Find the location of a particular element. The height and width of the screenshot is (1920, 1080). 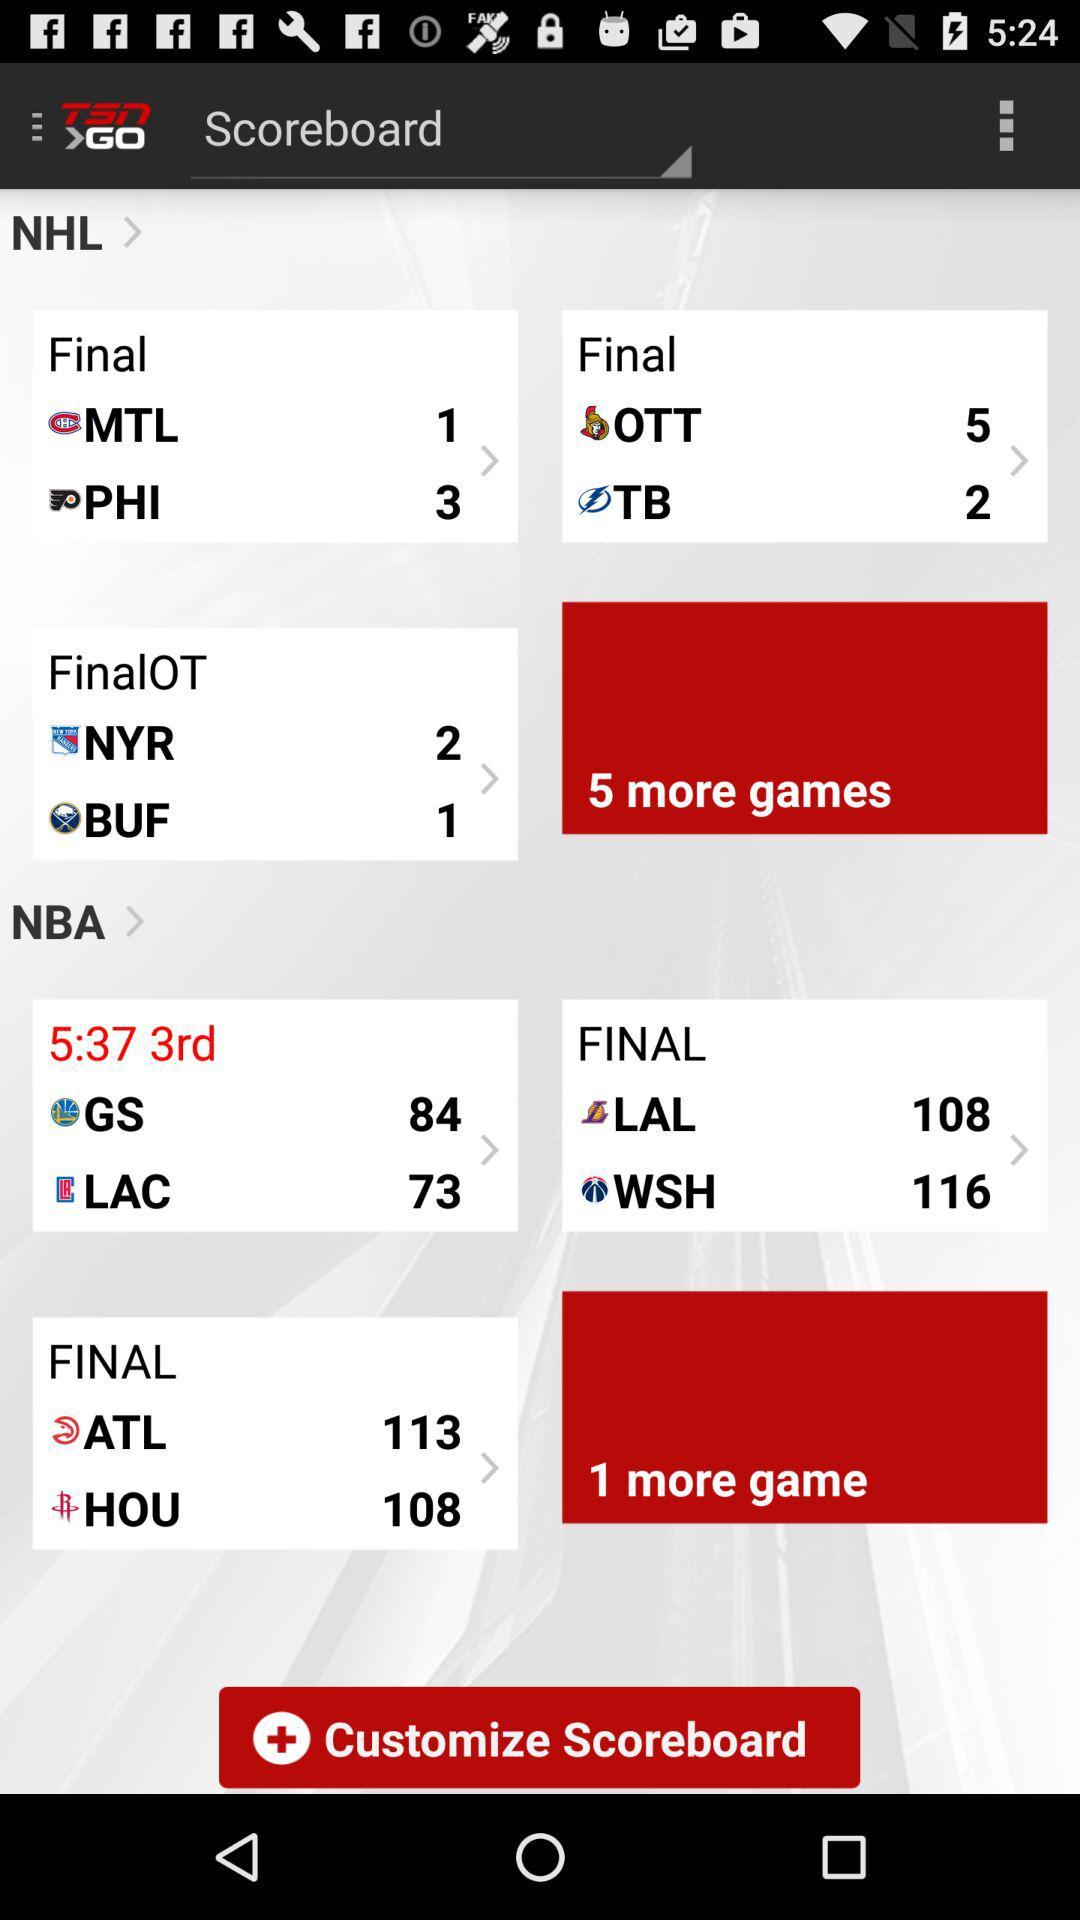

forward arrow icon right to nhl is located at coordinates (124, 231).